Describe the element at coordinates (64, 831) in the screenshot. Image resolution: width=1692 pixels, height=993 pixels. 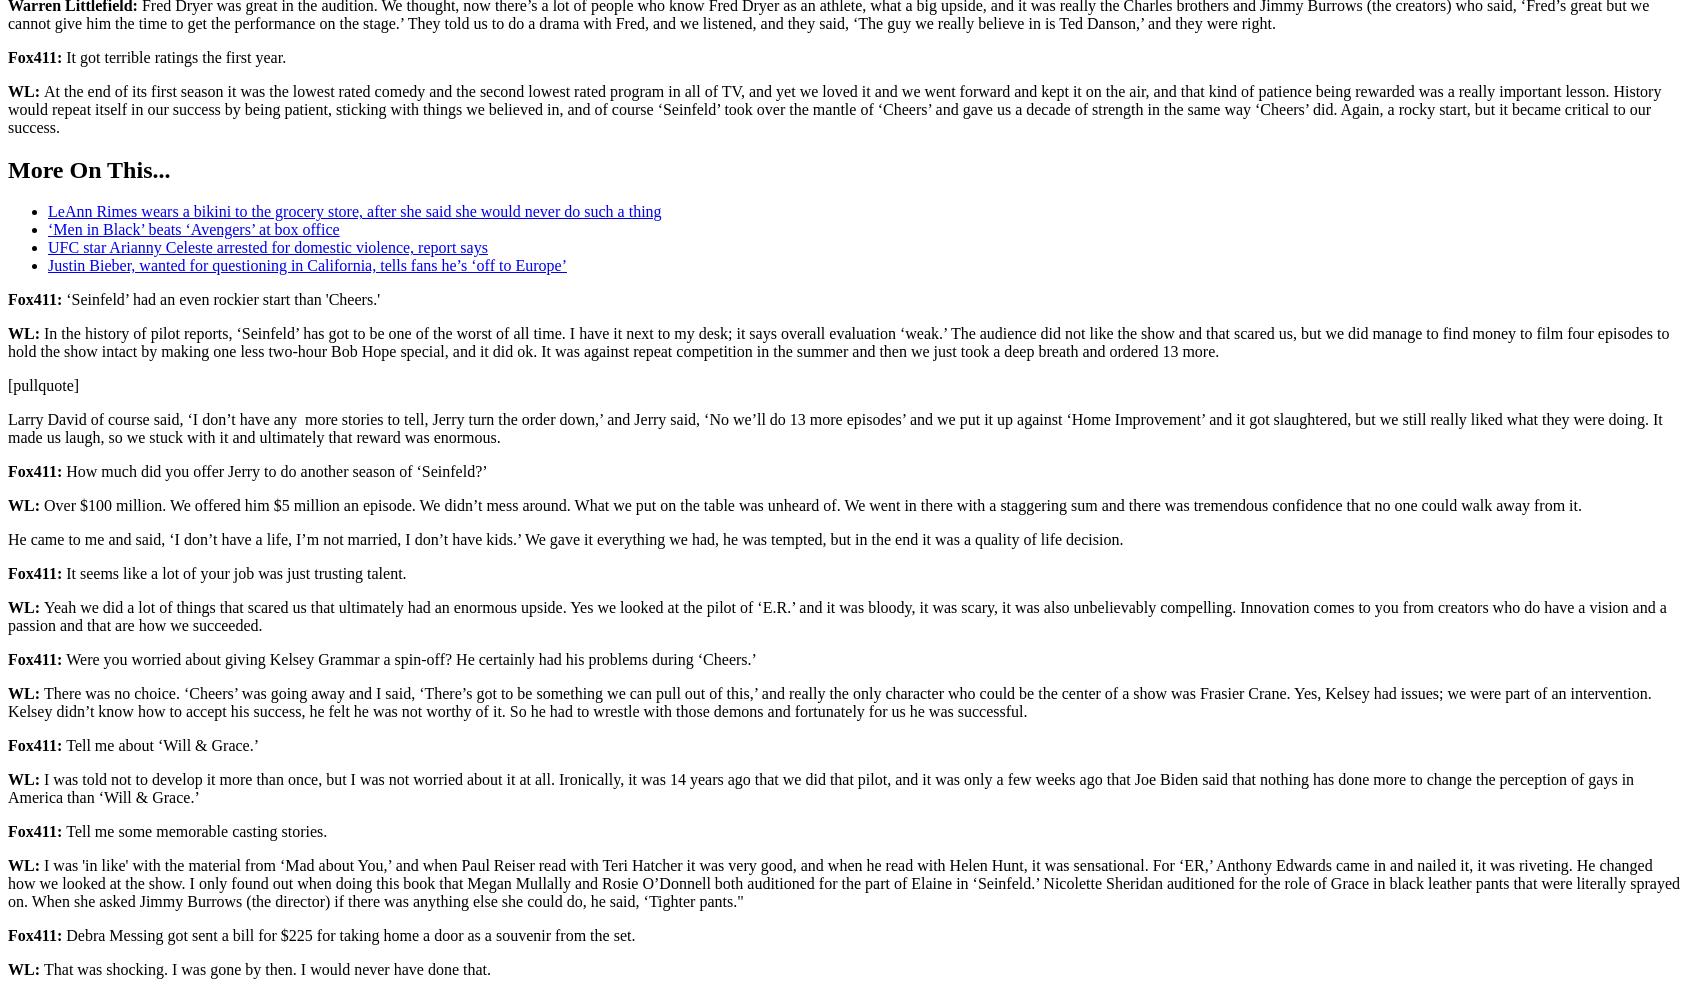
I see `'Tell me some memorable casting stories.'` at that location.